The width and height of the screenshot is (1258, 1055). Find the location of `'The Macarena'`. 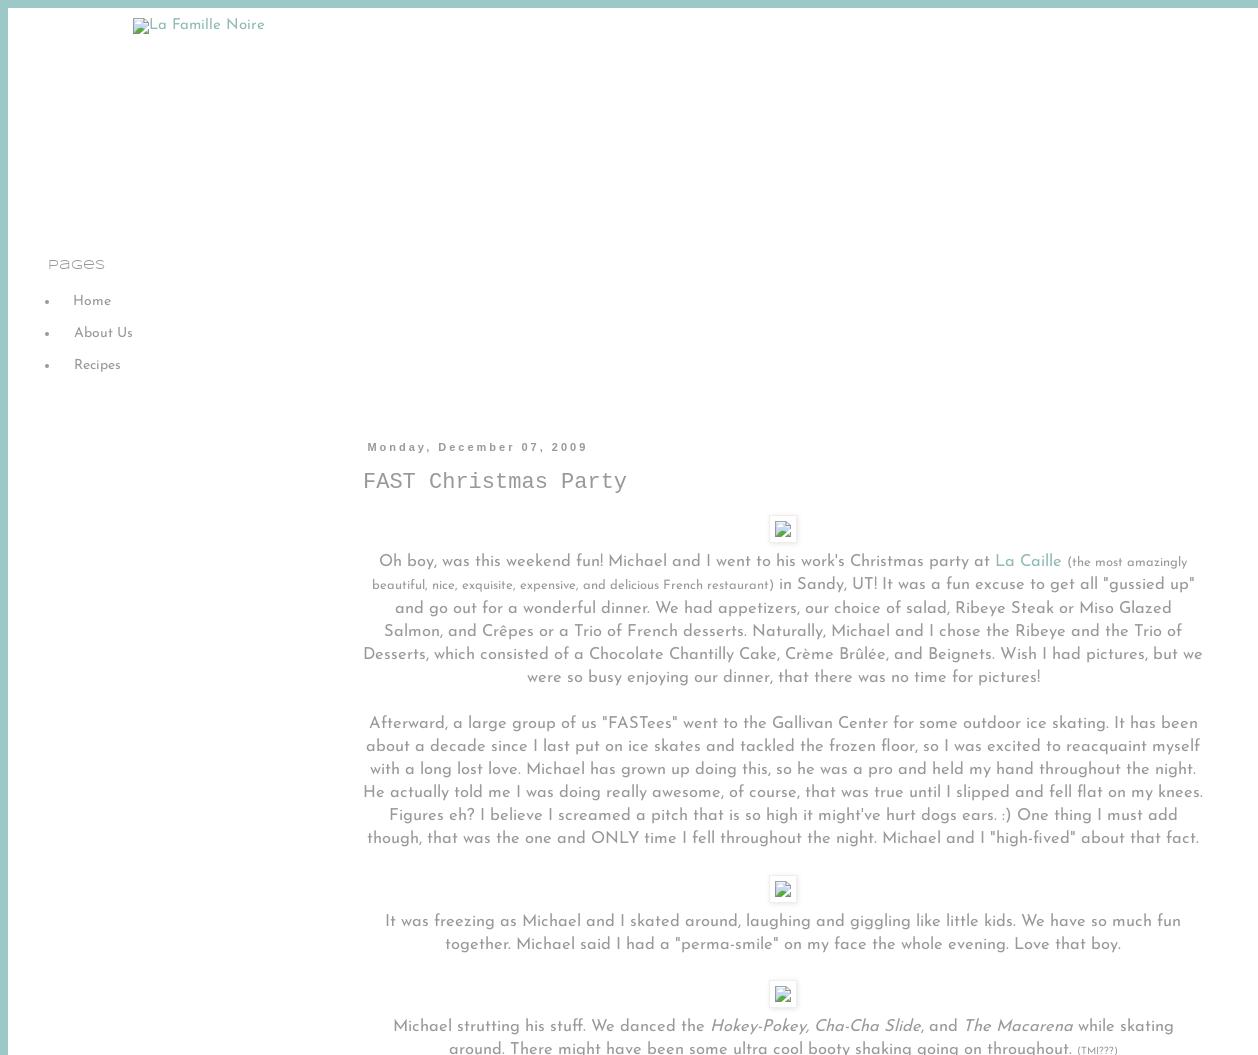

'The Macarena' is located at coordinates (1015, 1026).